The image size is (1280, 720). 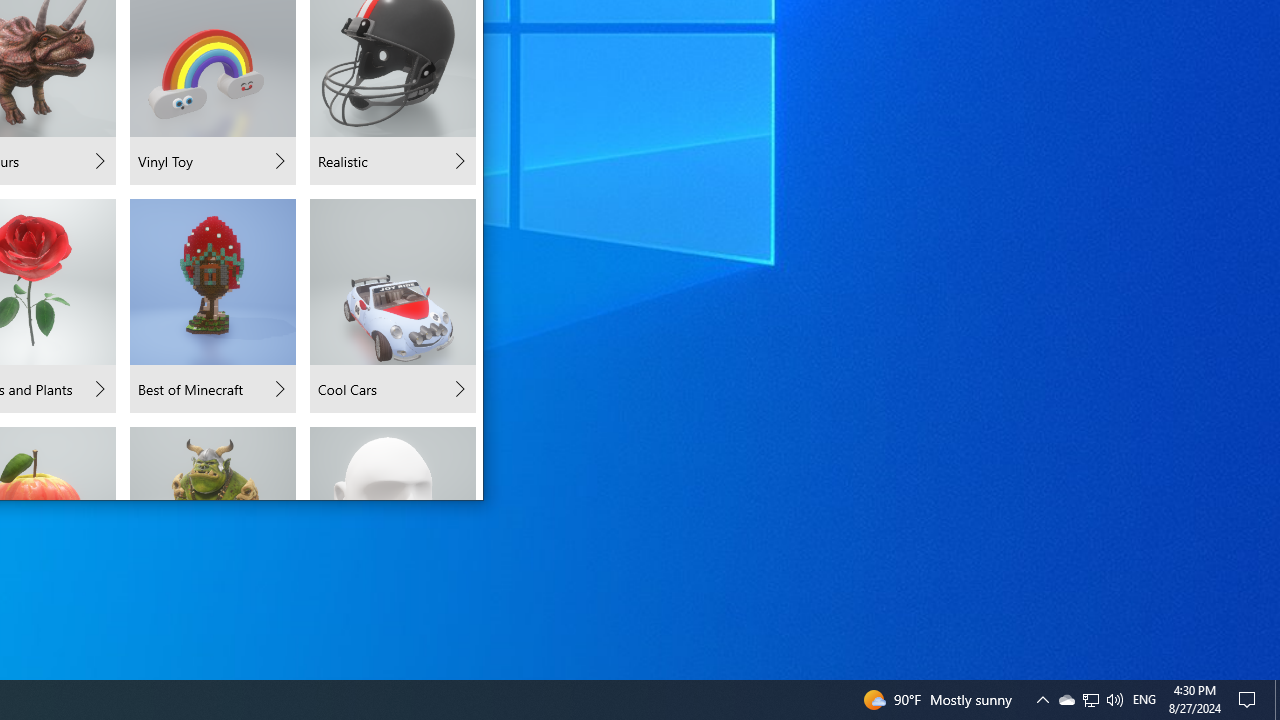 What do you see at coordinates (392, 462) in the screenshot?
I see `'Blank Heads'` at bounding box center [392, 462].